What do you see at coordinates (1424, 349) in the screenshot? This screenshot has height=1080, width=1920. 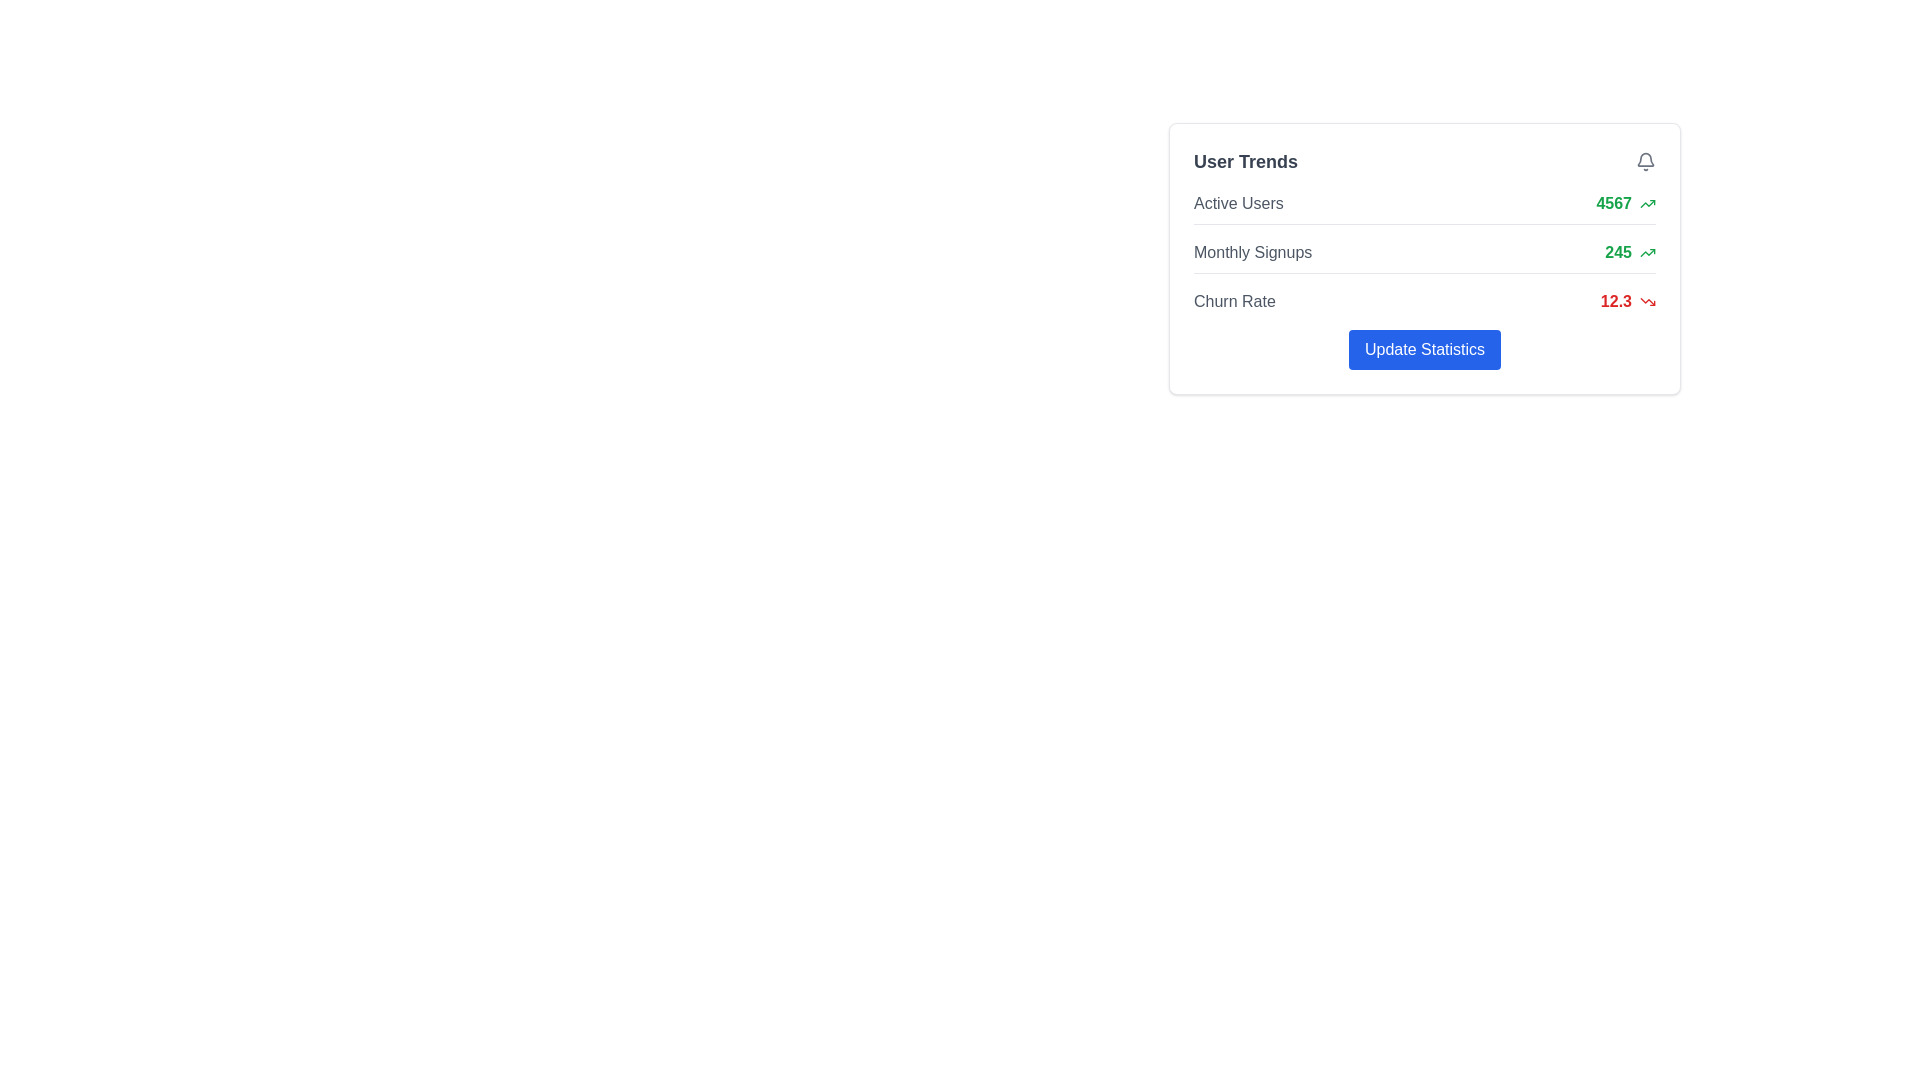 I see `the blue button labeled 'Update Statistics' located at the bottom of the 'User Trends' card to update statistics` at bounding box center [1424, 349].